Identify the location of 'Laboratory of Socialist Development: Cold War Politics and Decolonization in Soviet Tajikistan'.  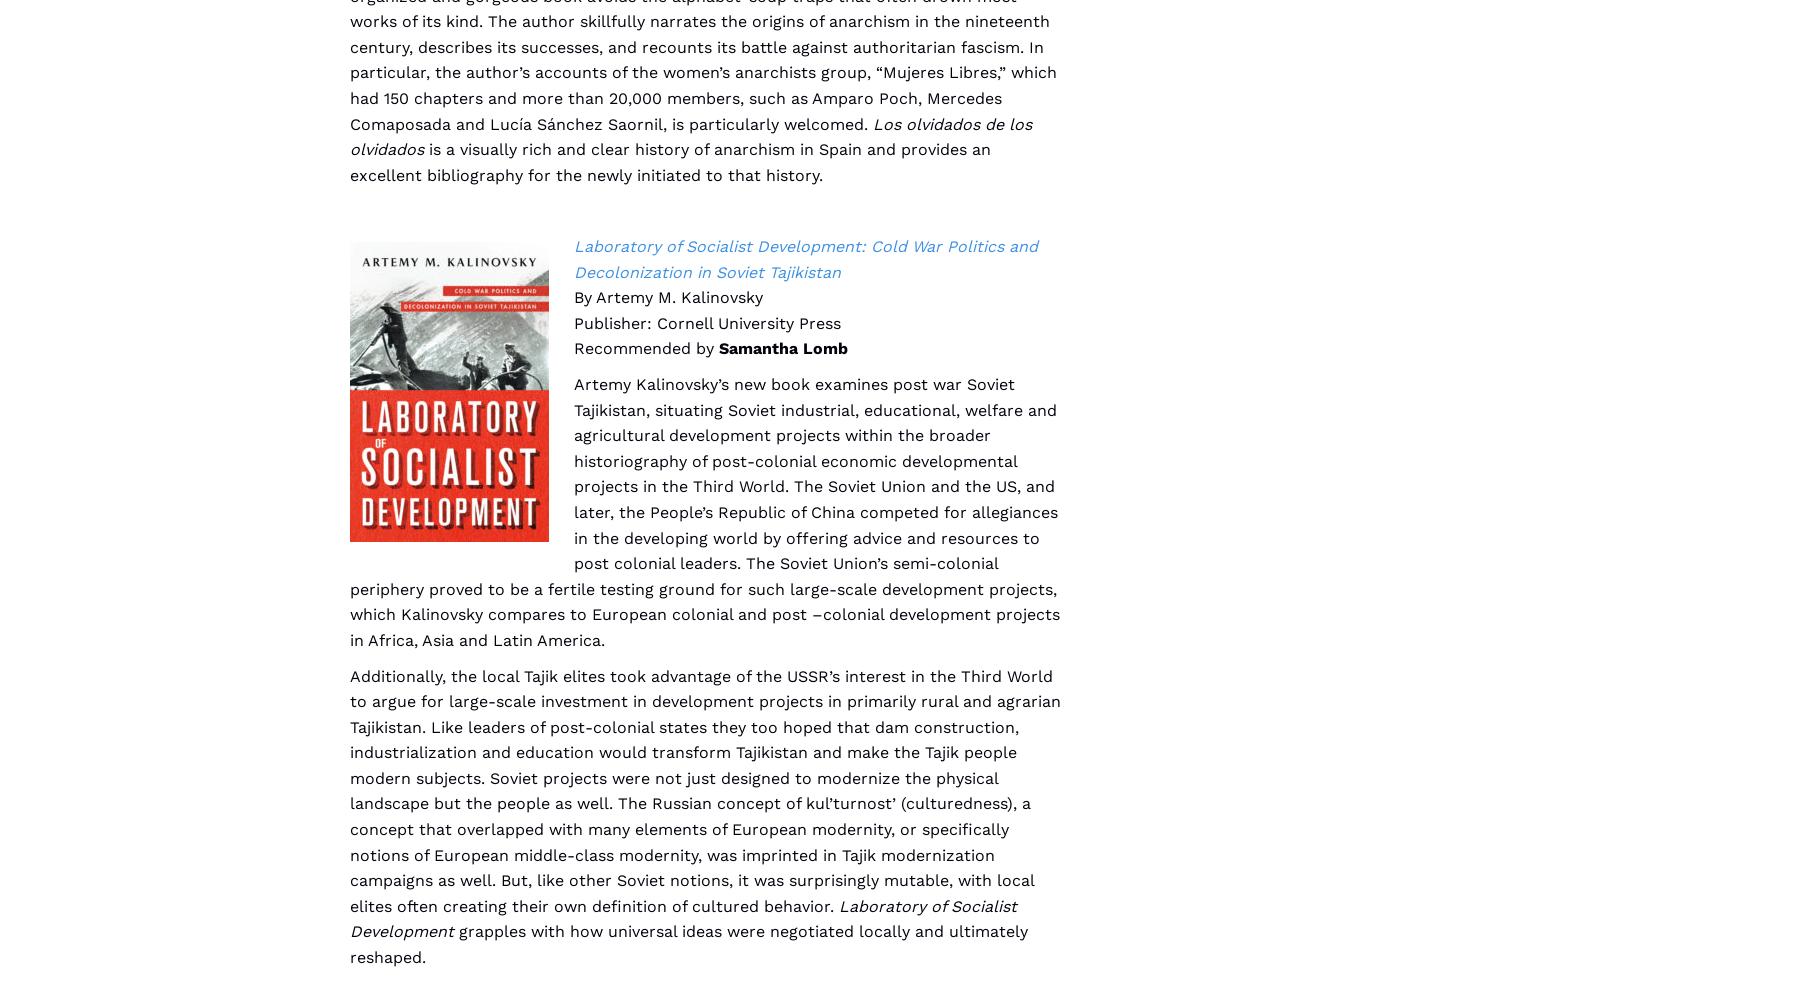
(806, 257).